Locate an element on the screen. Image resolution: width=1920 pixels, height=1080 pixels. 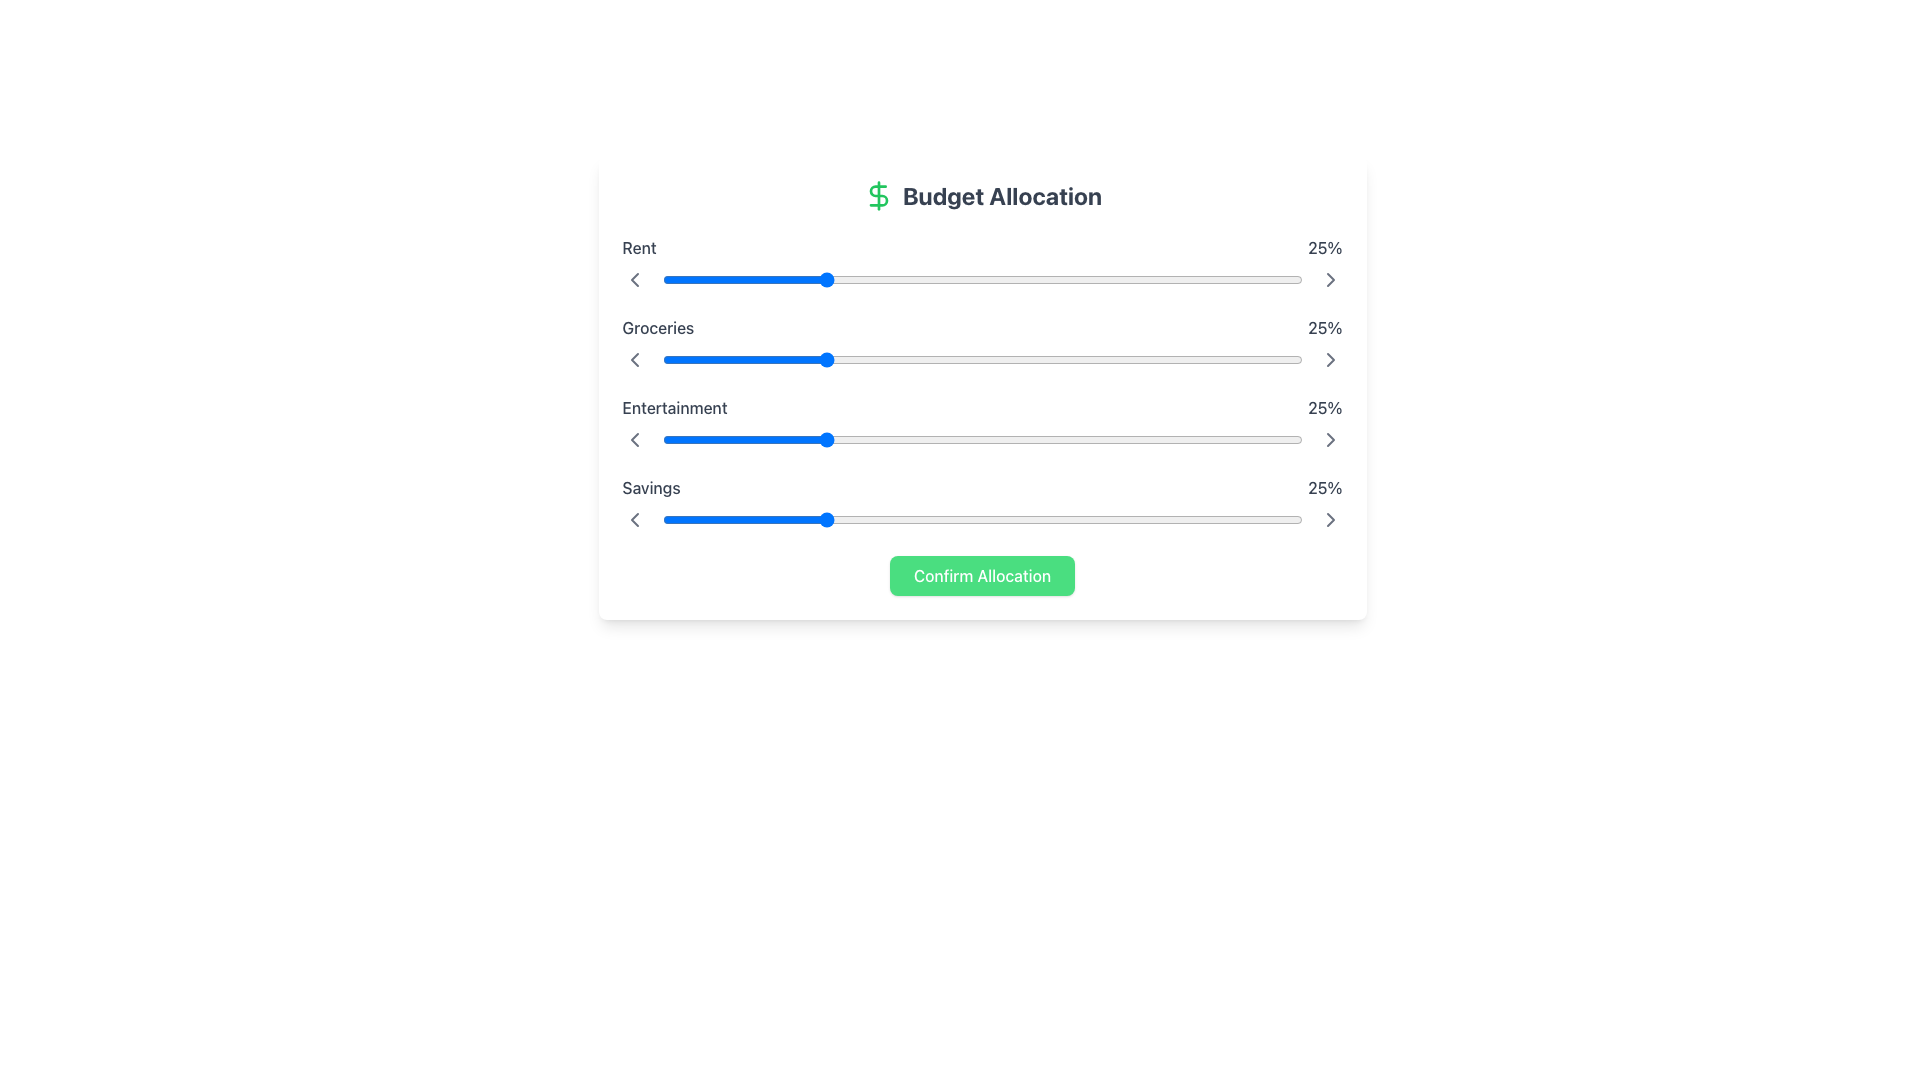
the slider for 'Entertainment' is located at coordinates (898, 438).